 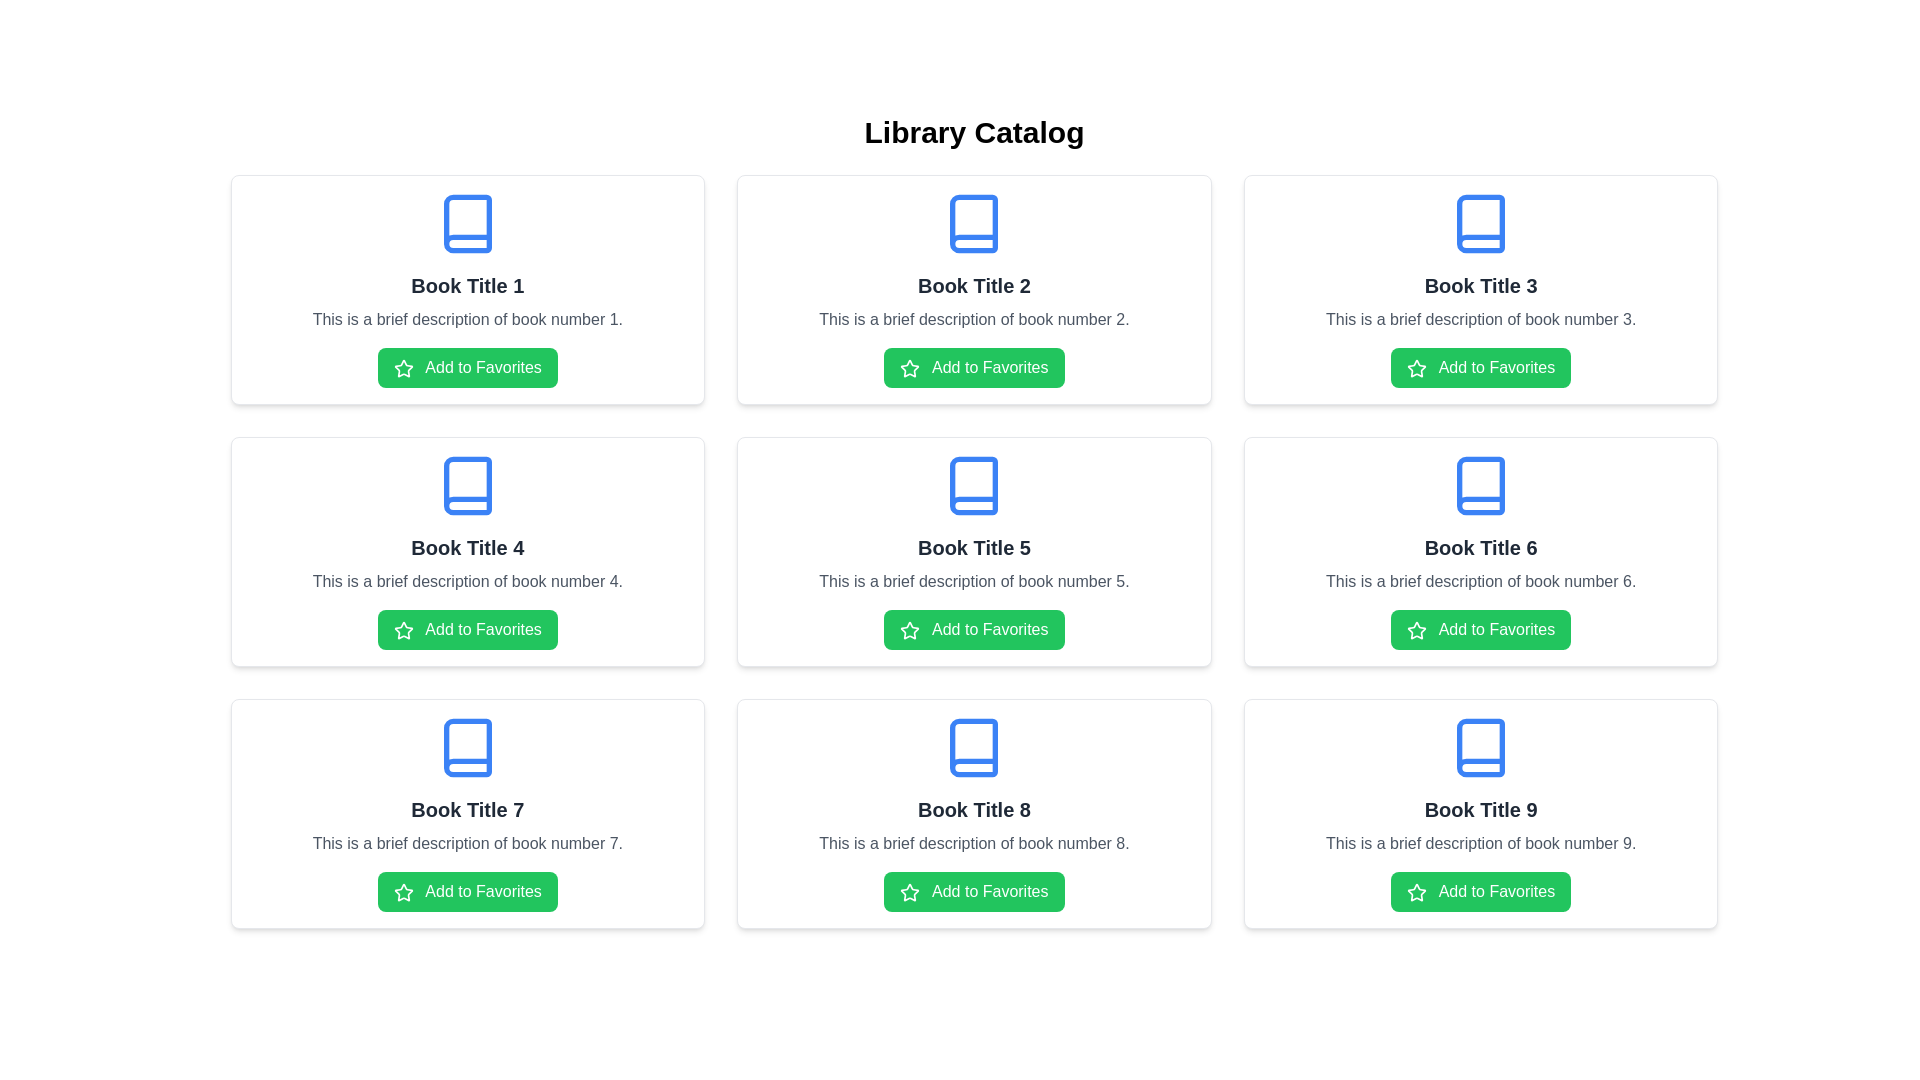 I want to click on the text label that provides details about 'Book number 7', which is located in the middle row of the grid layout, beneath 'Book Title 7' and above the 'Add to Favorites' button, so click(x=466, y=844).